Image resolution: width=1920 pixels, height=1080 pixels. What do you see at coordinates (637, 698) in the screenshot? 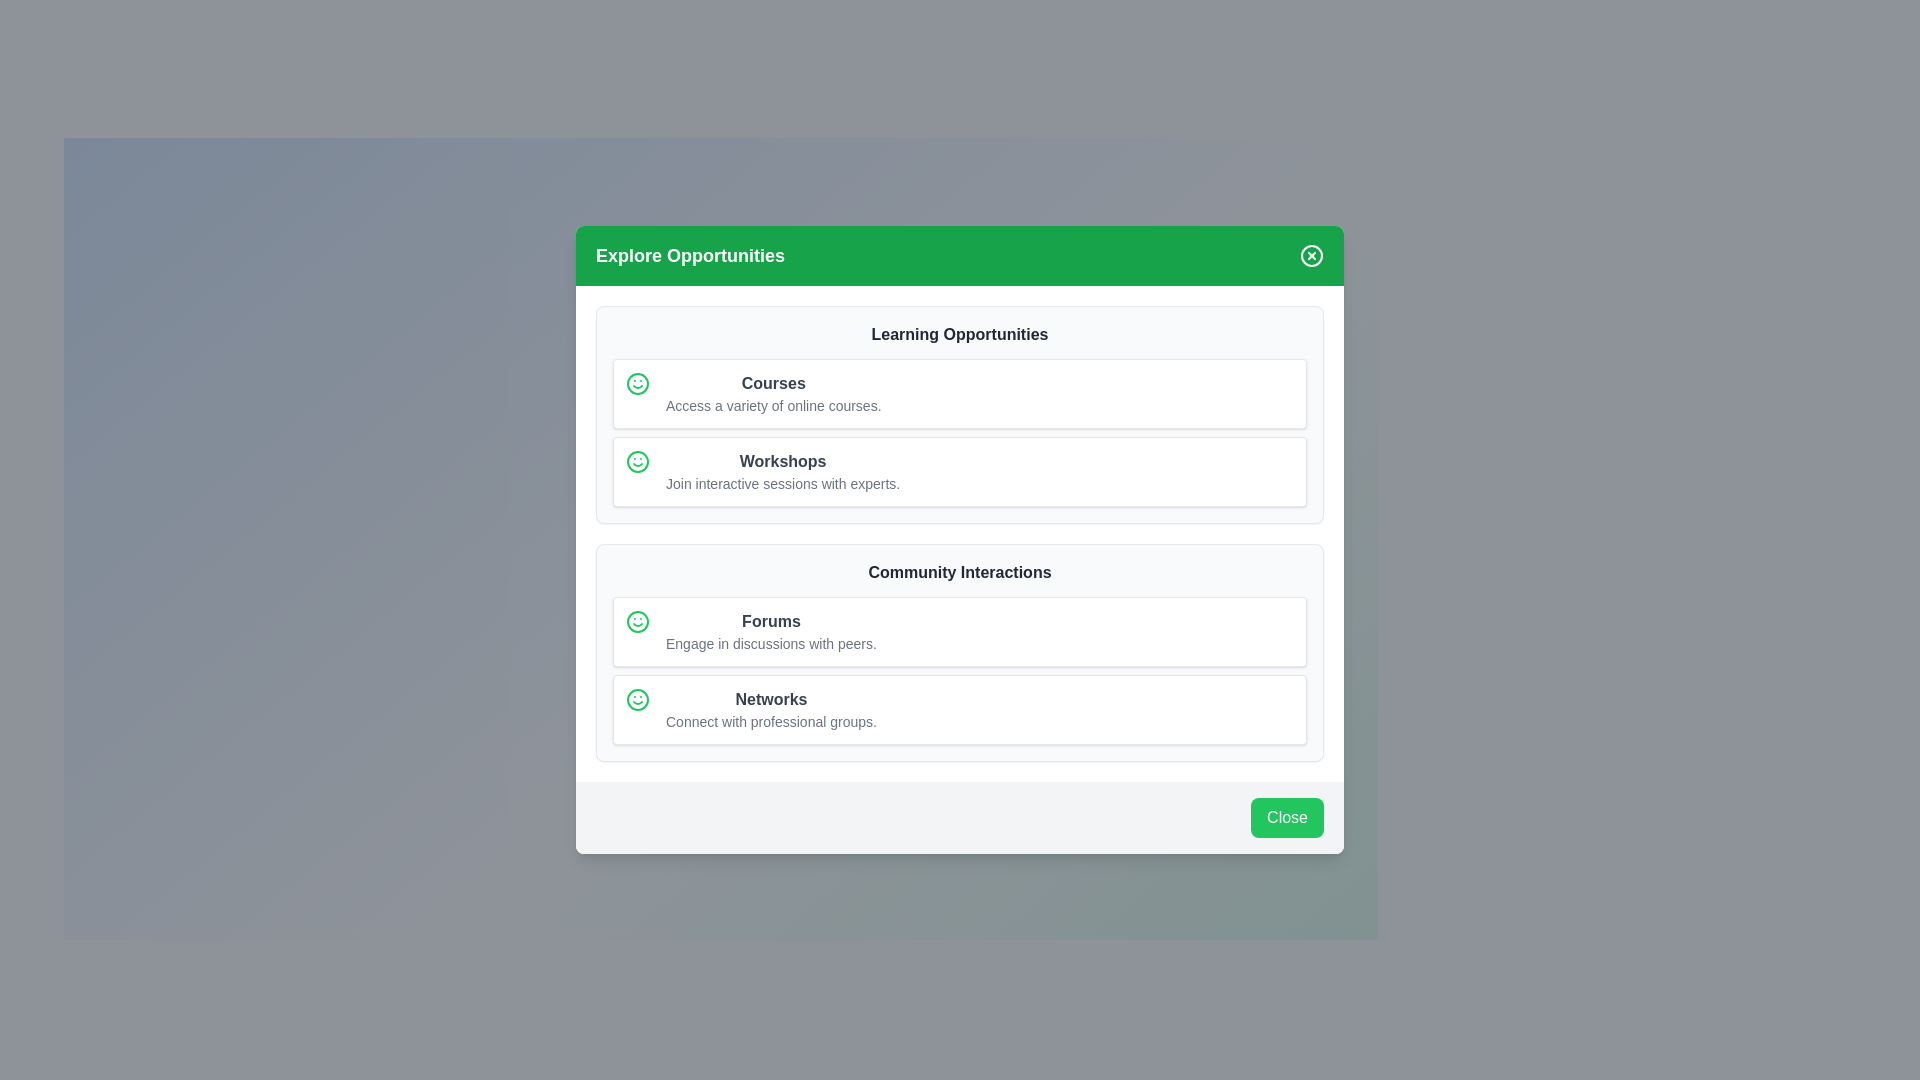
I see `the decorative circular boundary of the smiley face icon located to the left of the 'Networks' text in the 'Community Interactions' subsection` at bounding box center [637, 698].